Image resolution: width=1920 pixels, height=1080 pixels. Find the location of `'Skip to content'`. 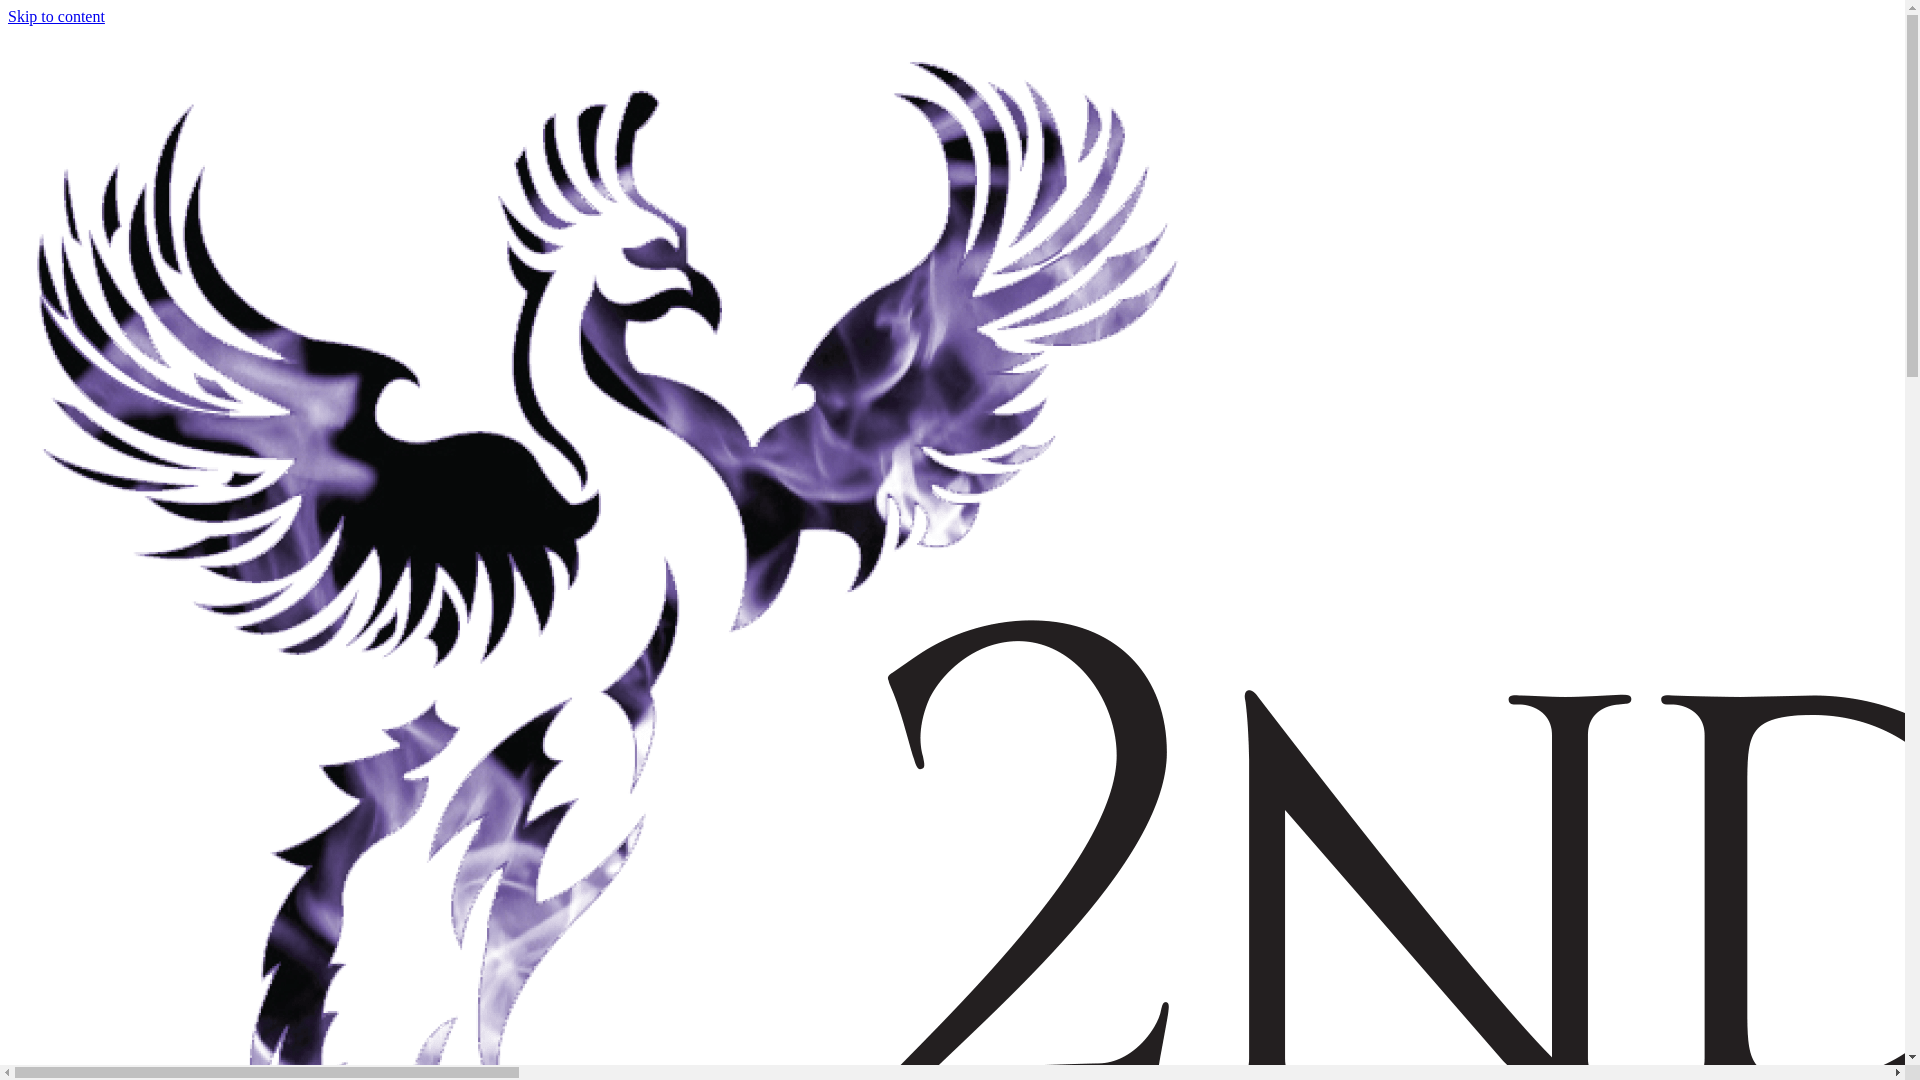

'Skip to content' is located at coordinates (56, 16).